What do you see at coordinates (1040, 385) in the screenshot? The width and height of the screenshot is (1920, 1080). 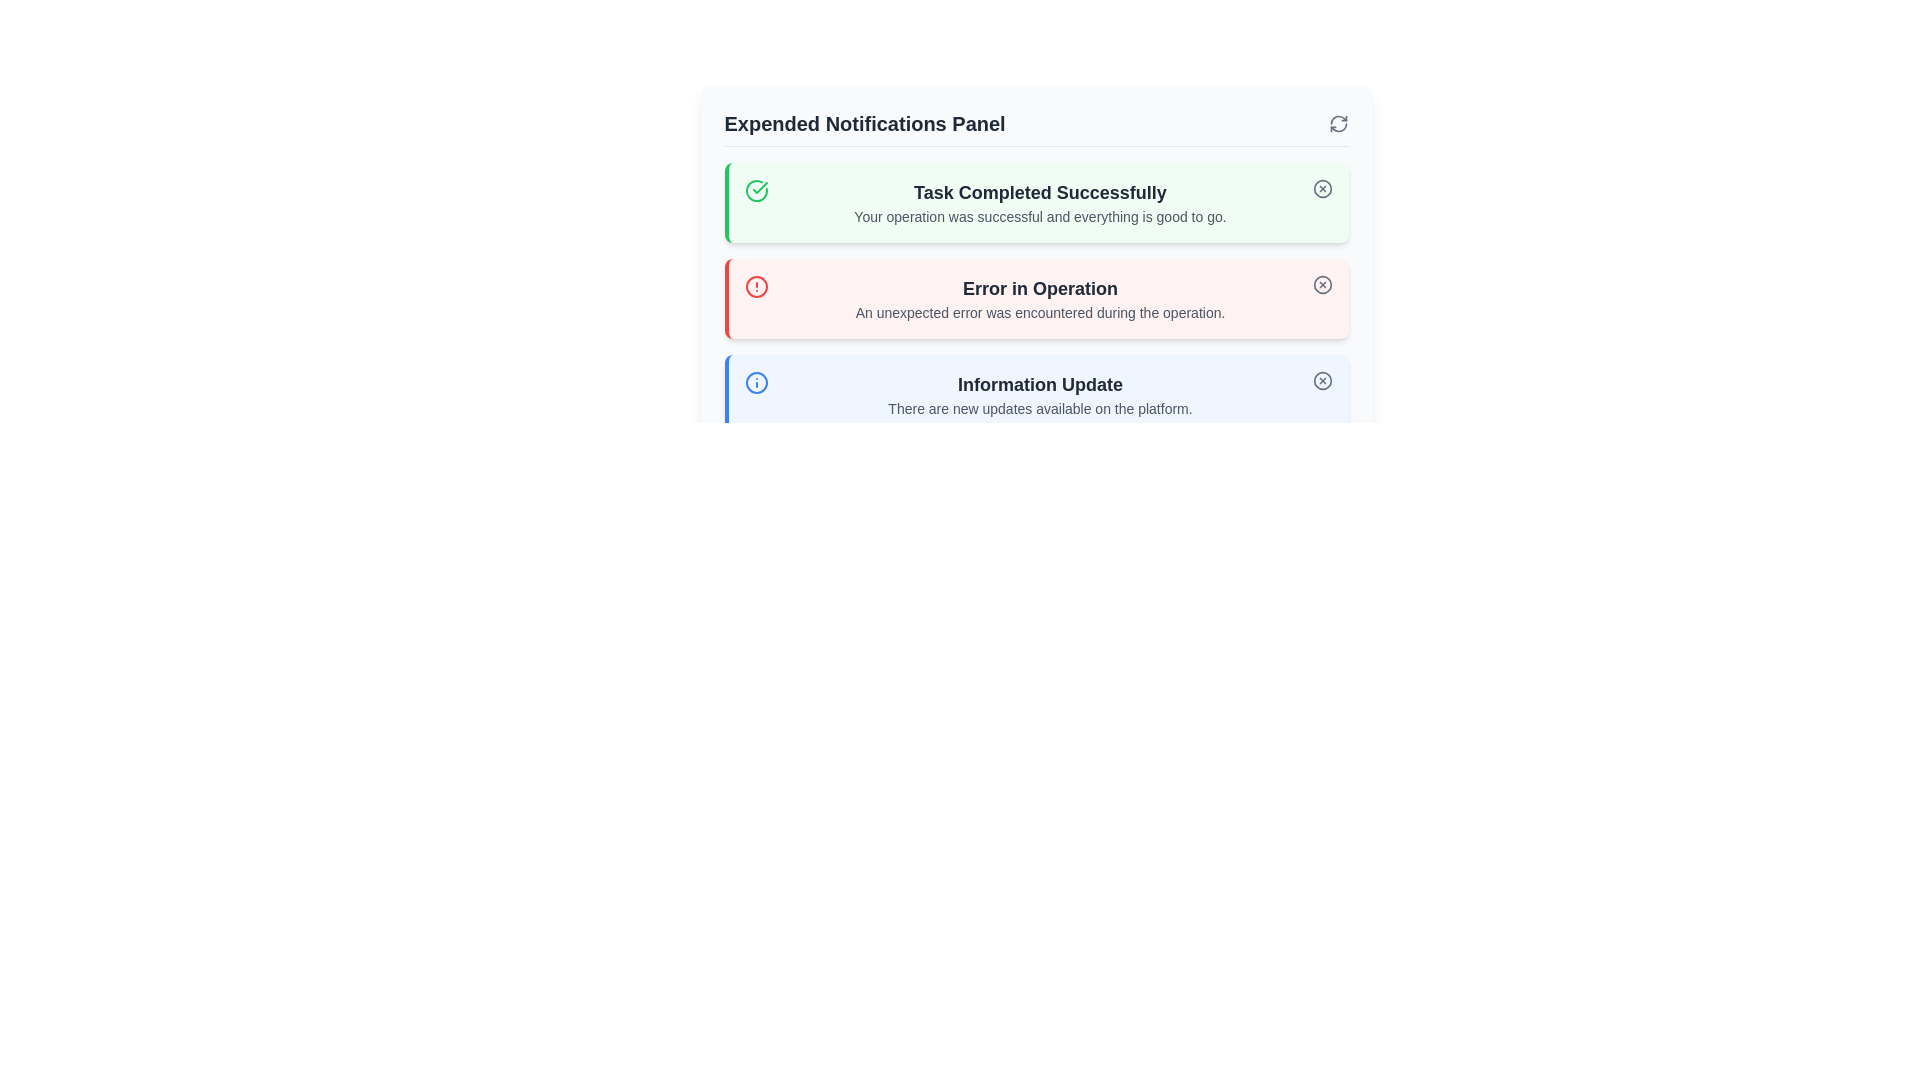 I see `the text label that serves as the title for the notification card, located at the top of the card with a blue border` at bounding box center [1040, 385].